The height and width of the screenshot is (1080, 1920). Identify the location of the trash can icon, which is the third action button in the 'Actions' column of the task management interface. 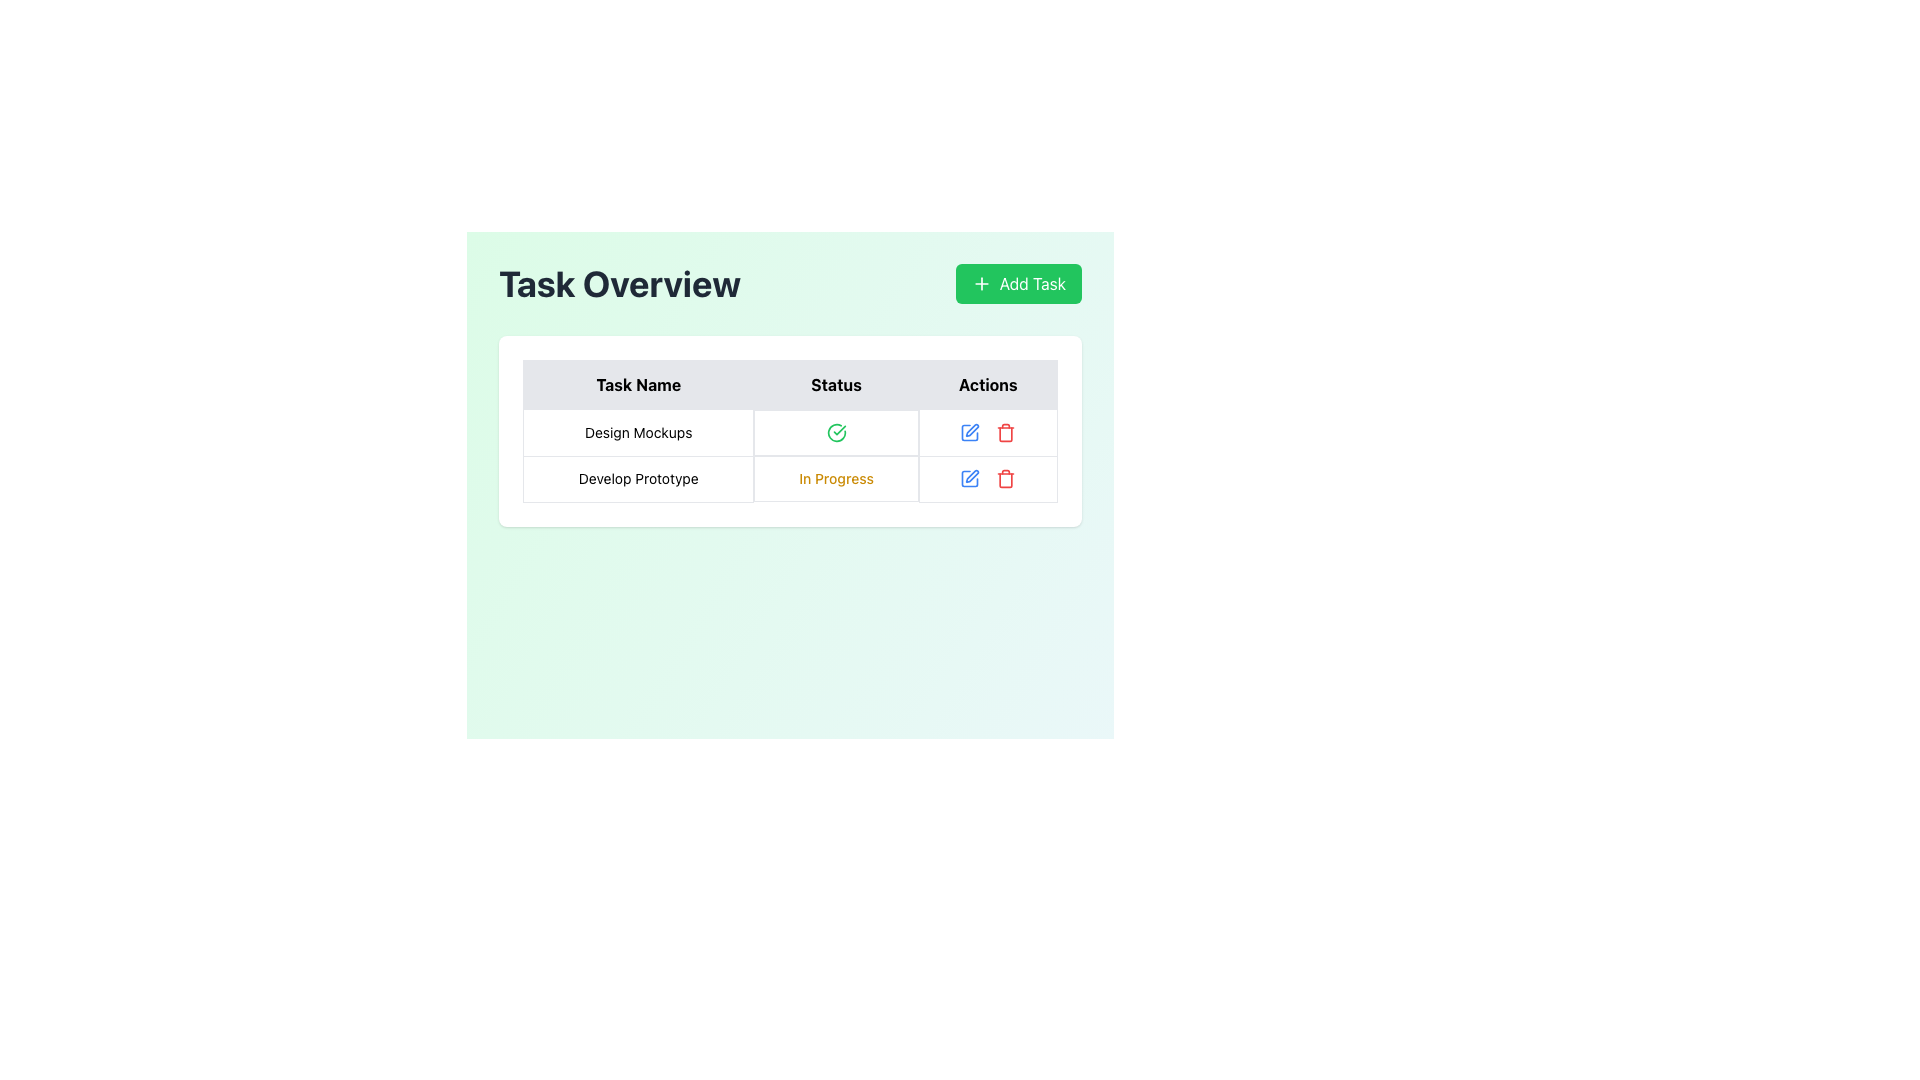
(1006, 433).